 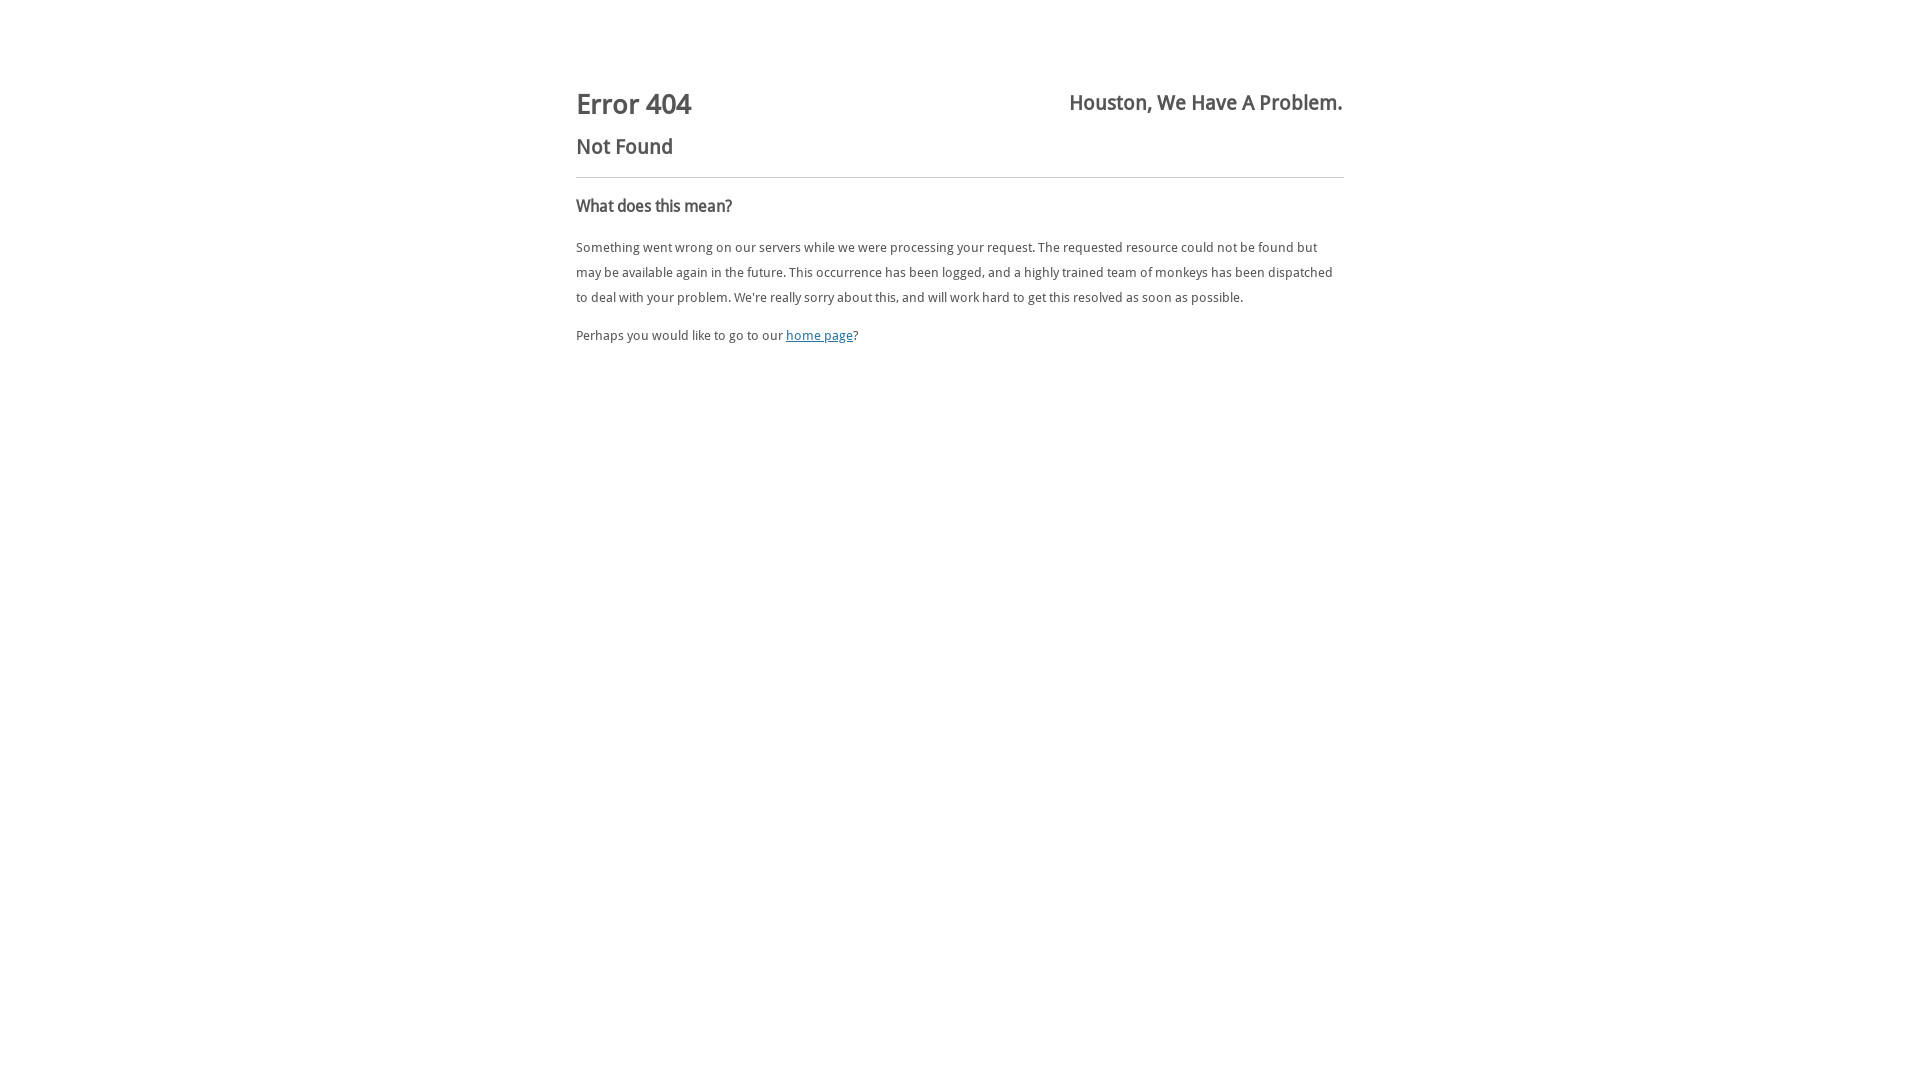 What do you see at coordinates (785, 334) in the screenshot?
I see `'home page'` at bounding box center [785, 334].